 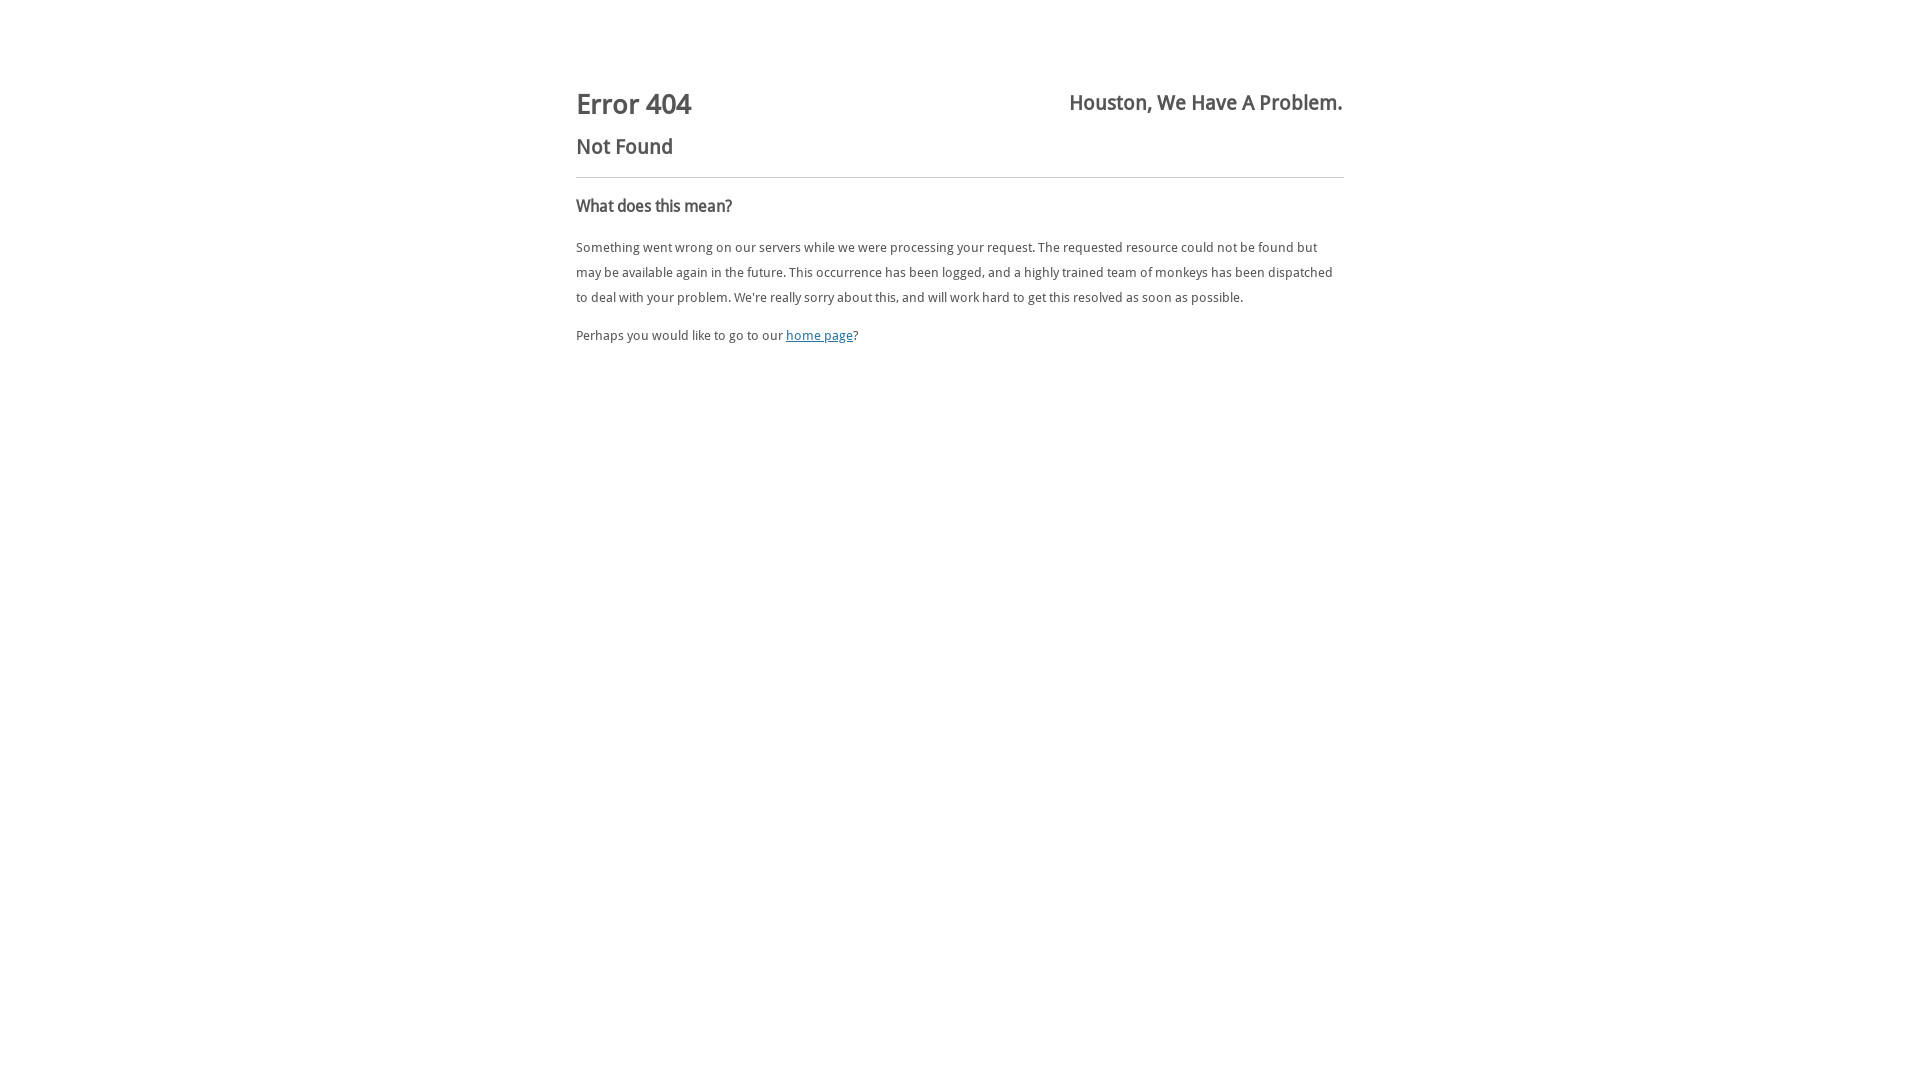 What do you see at coordinates (785, 334) in the screenshot?
I see `'home page'` at bounding box center [785, 334].